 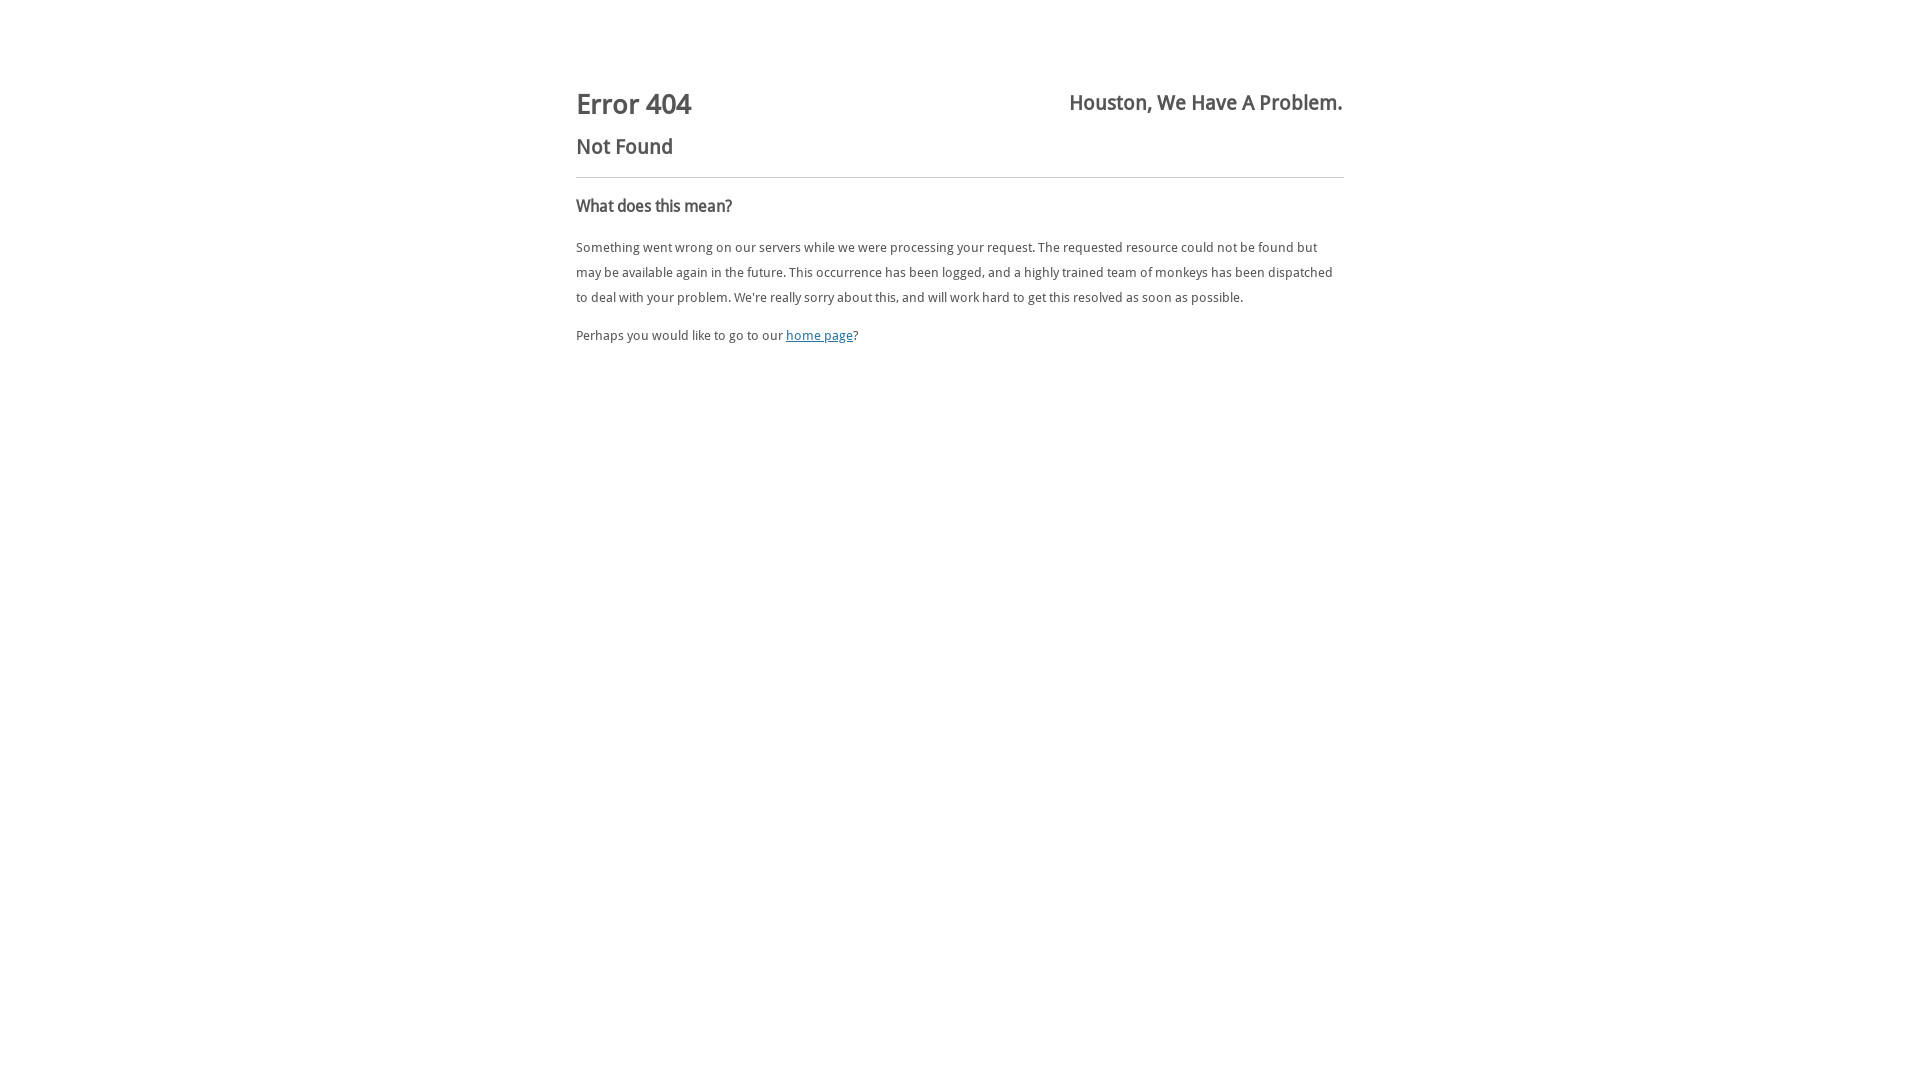 What do you see at coordinates (785, 334) in the screenshot?
I see `'home page'` at bounding box center [785, 334].